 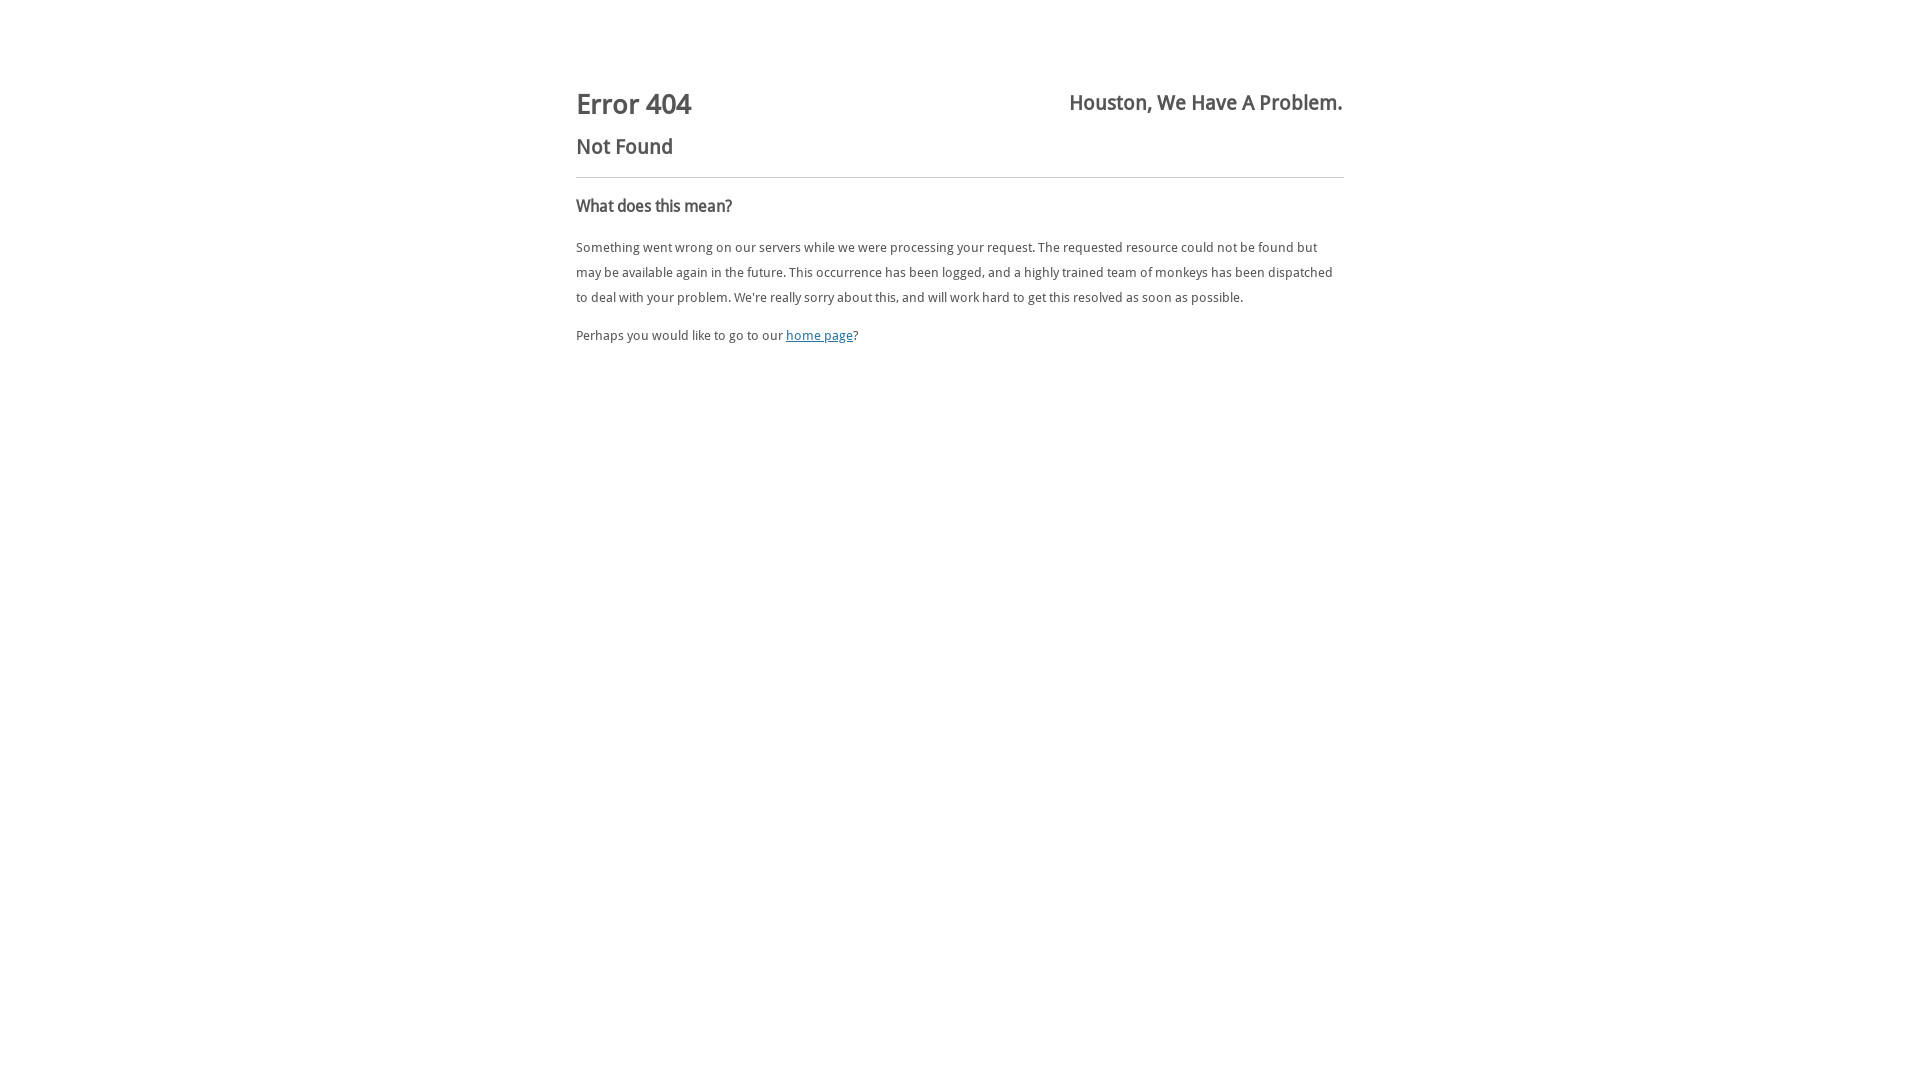 What do you see at coordinates (785, 334) in the screenshot?
I see `'home page'` at bounding box center [785, 334].